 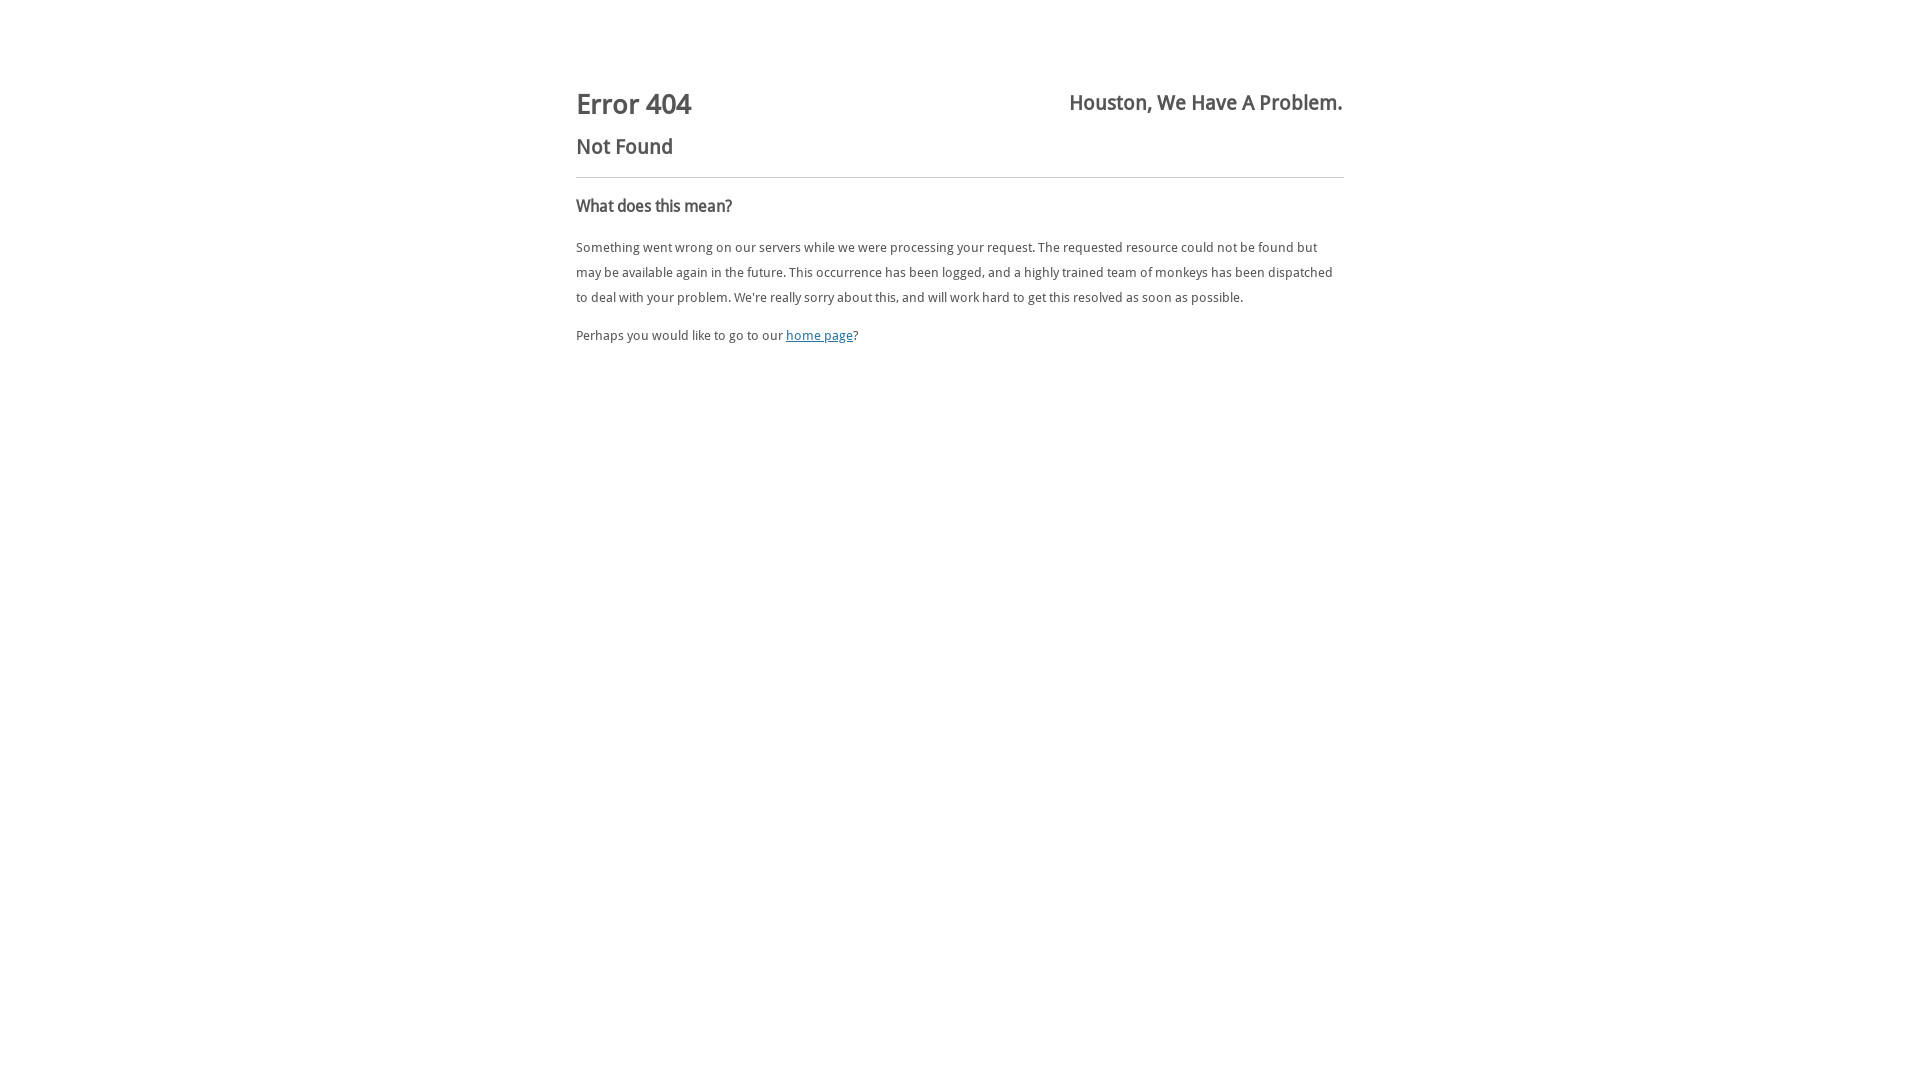 What do you see at coordinates (785, 334) in the screenshot?
I see `'home page'` at bounding box center [785, 334].